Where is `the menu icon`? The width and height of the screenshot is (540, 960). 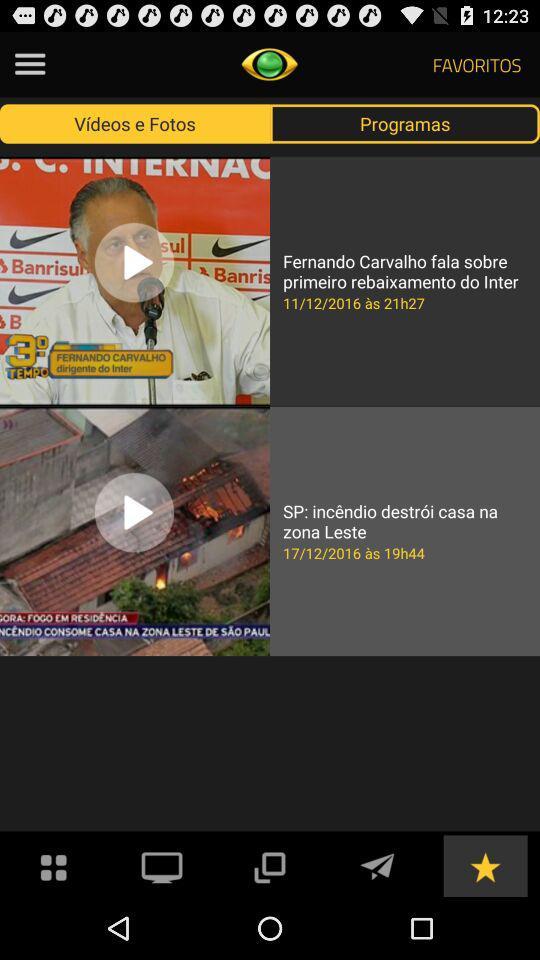
the menu icon is located at coordinates (29, 68).